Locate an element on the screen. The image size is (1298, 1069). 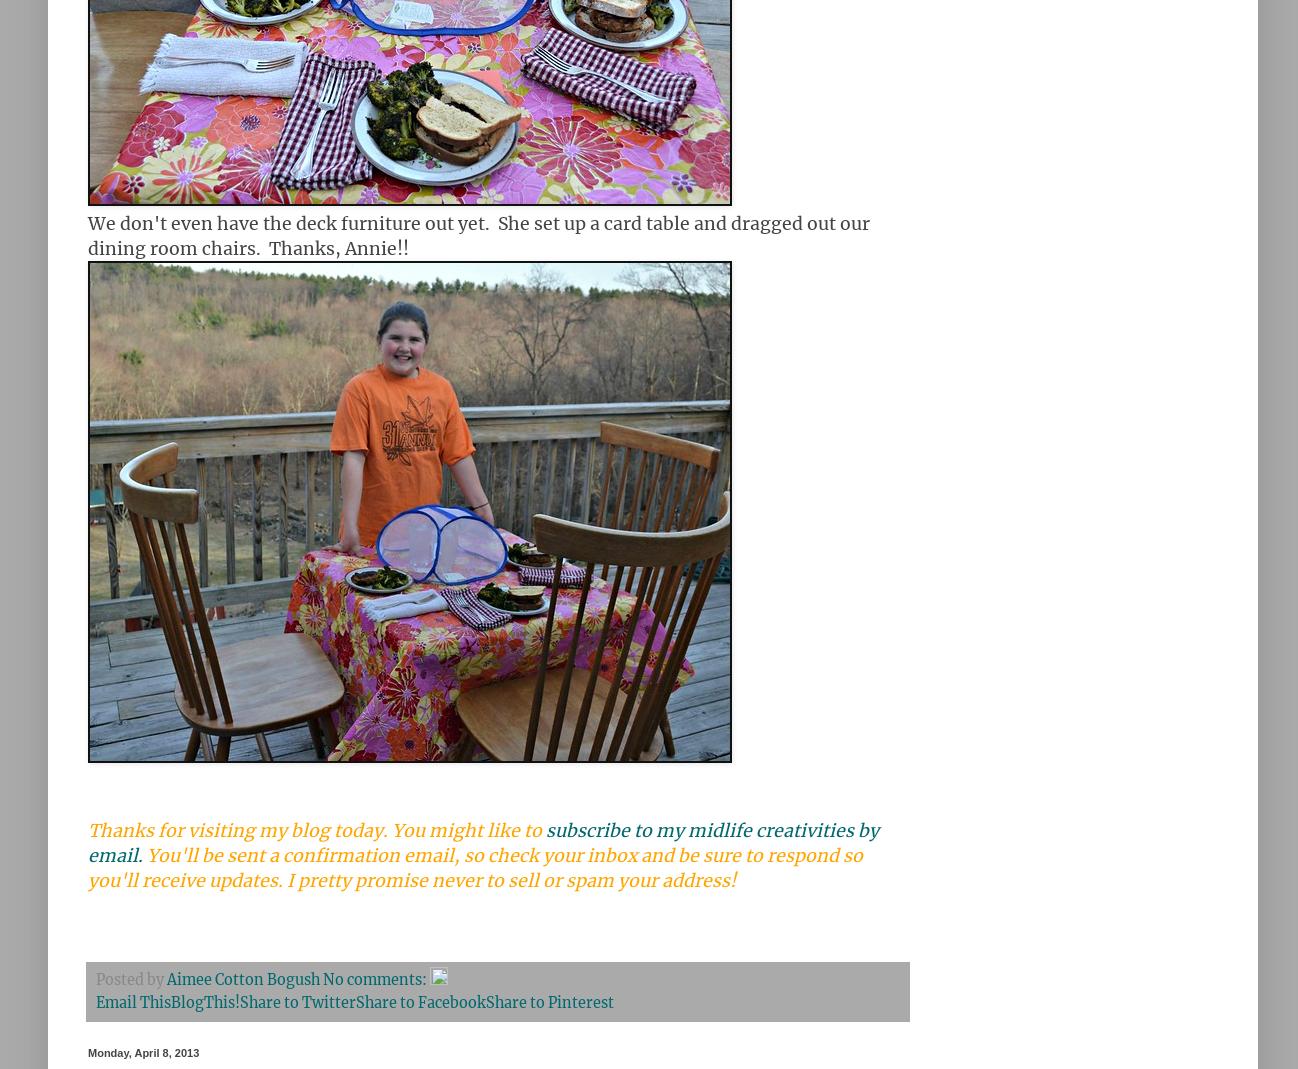
'Thanks for visiting my blog today.  You might like to' is located at coordinates (315, 831).